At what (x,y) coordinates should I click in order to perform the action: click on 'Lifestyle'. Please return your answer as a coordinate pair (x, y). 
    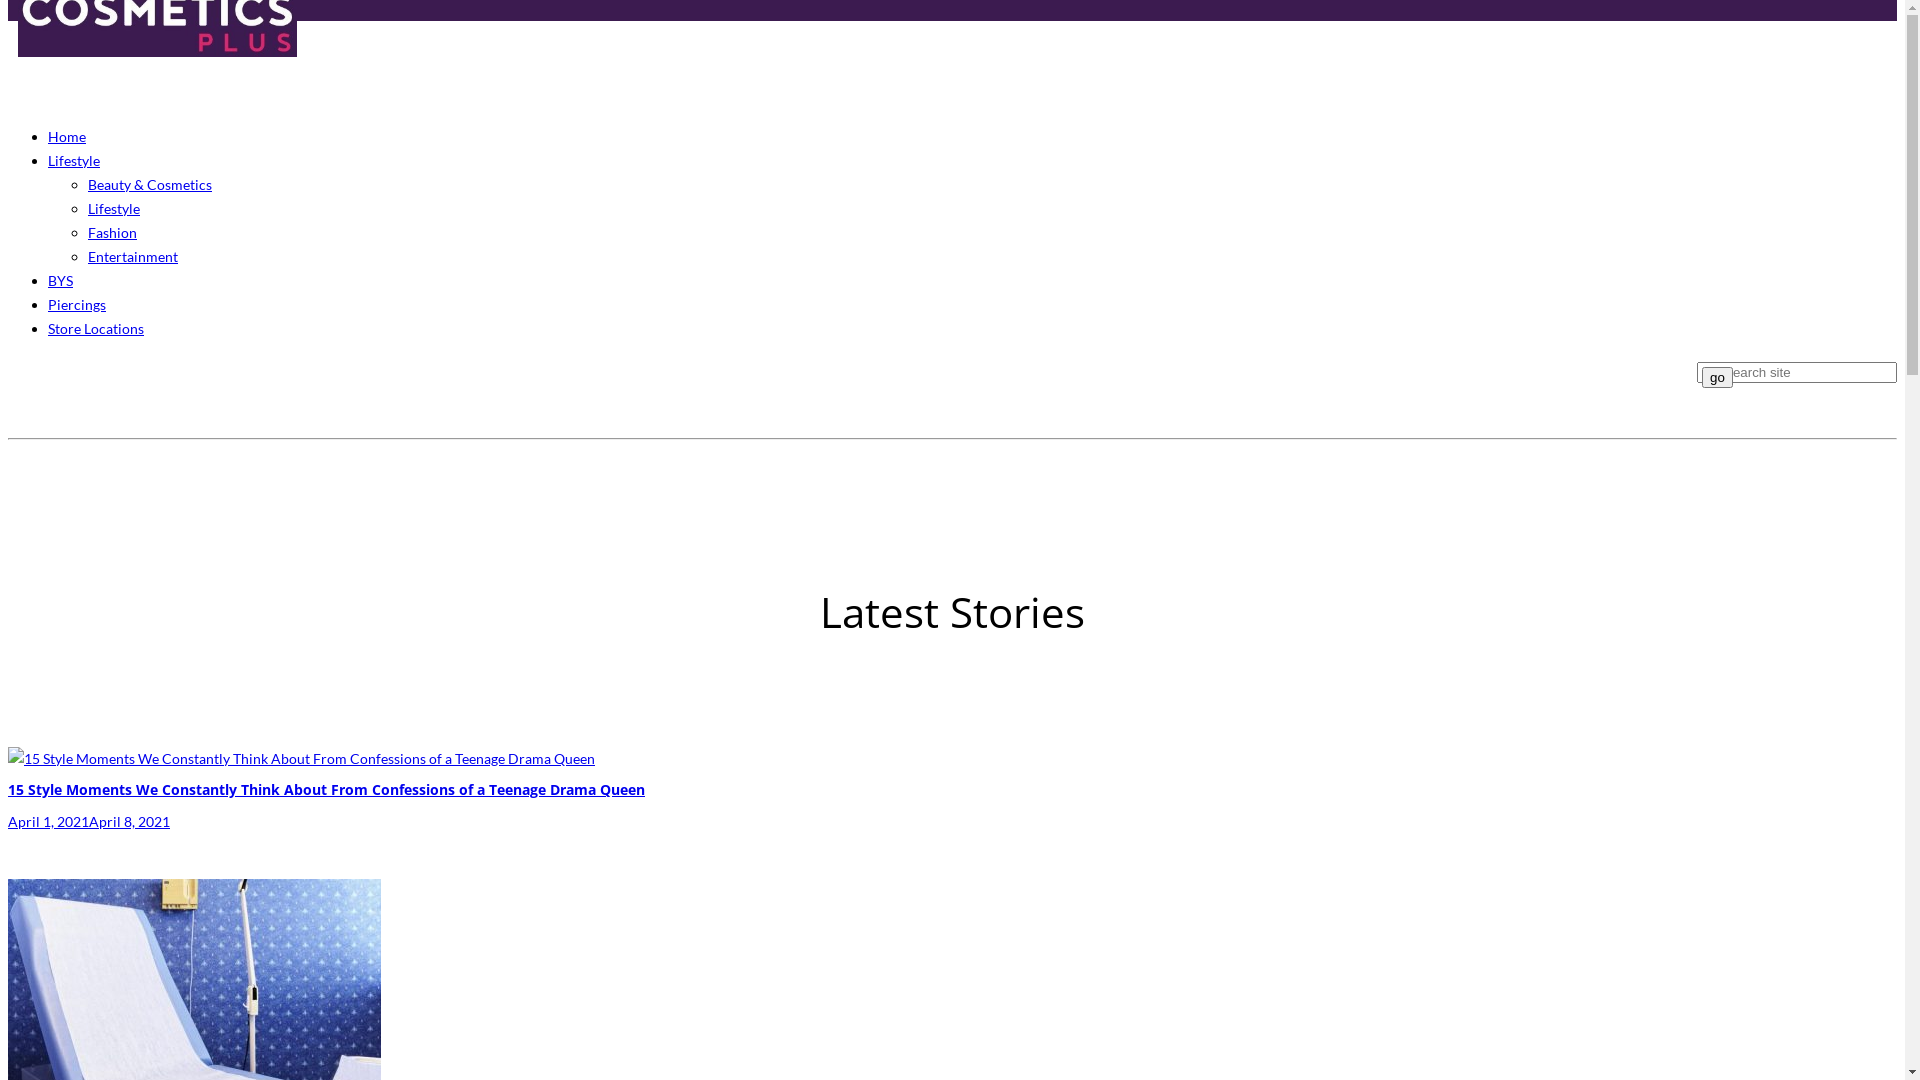
    Looking at the image, I should click on (113, 208).